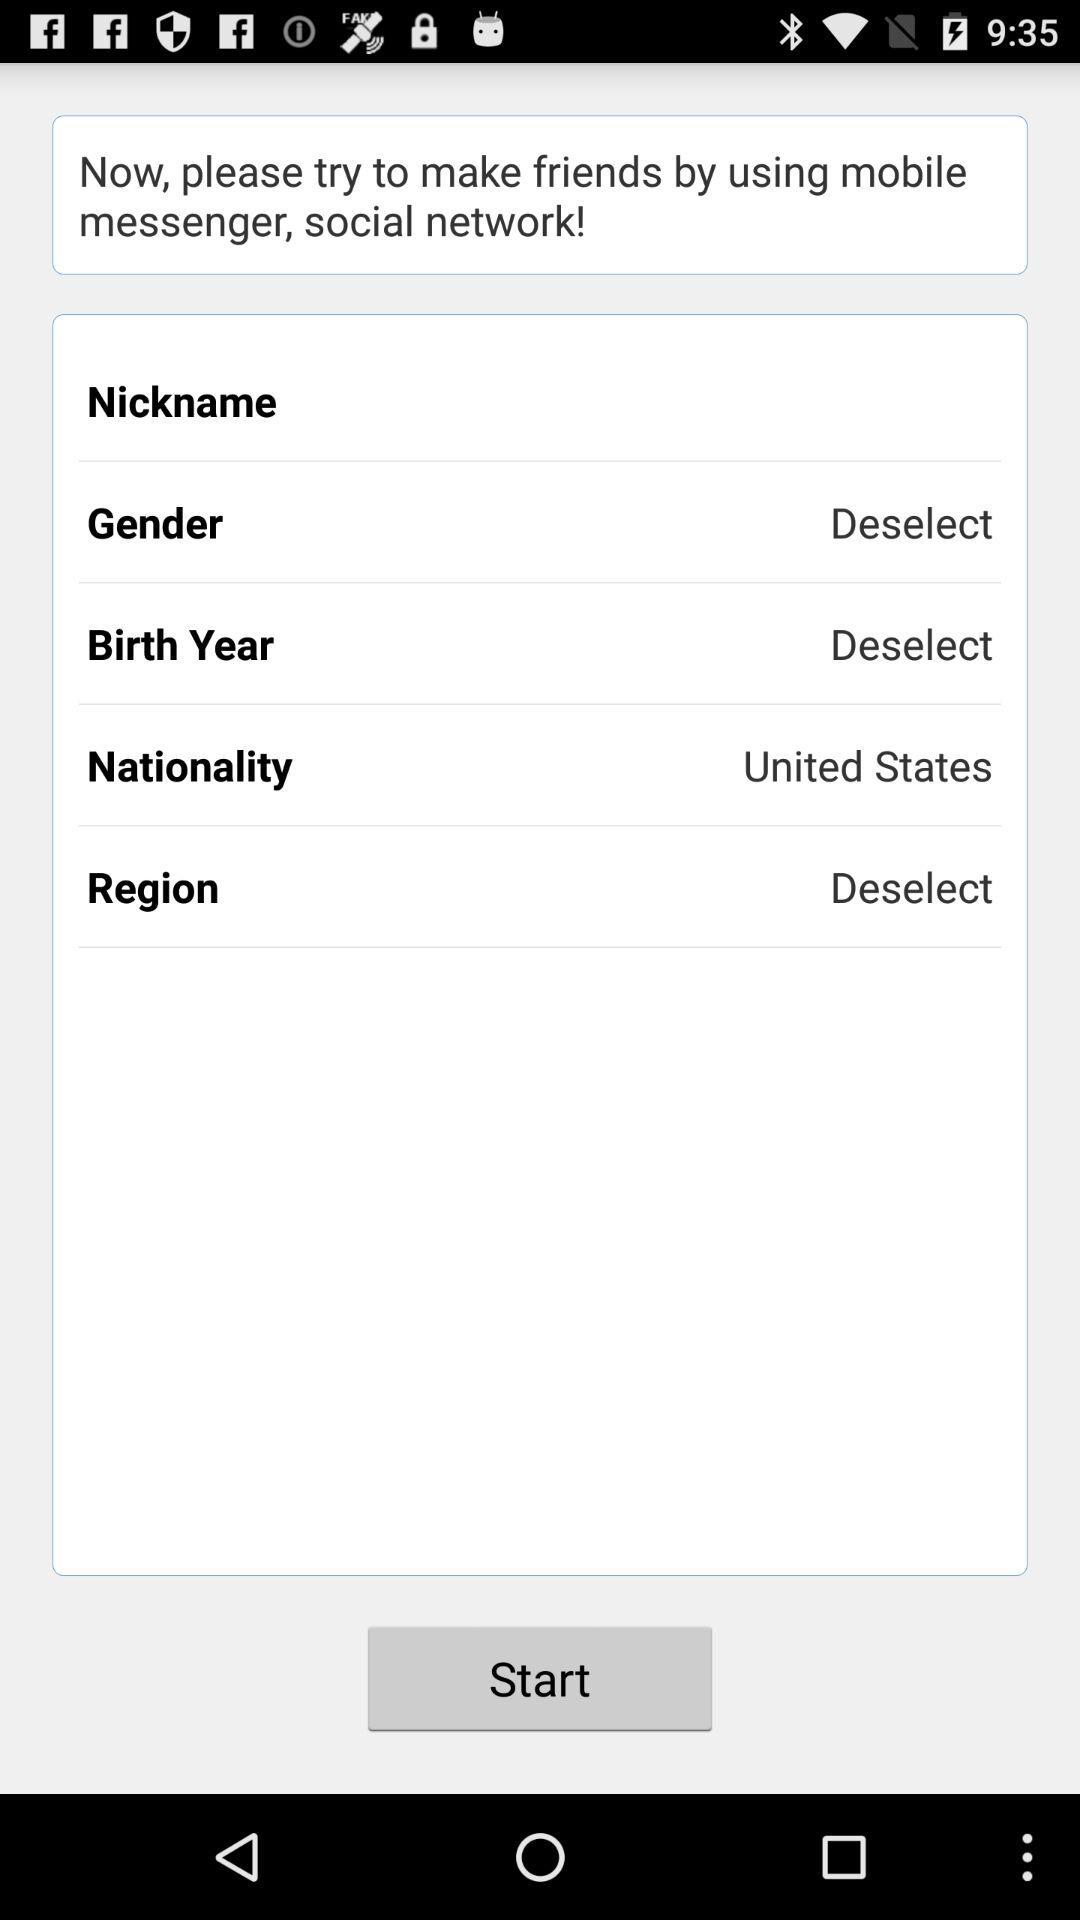 The height and width of the screenshot is (1920, 1080). I want to click on the item below gender item, so click(458, 643).